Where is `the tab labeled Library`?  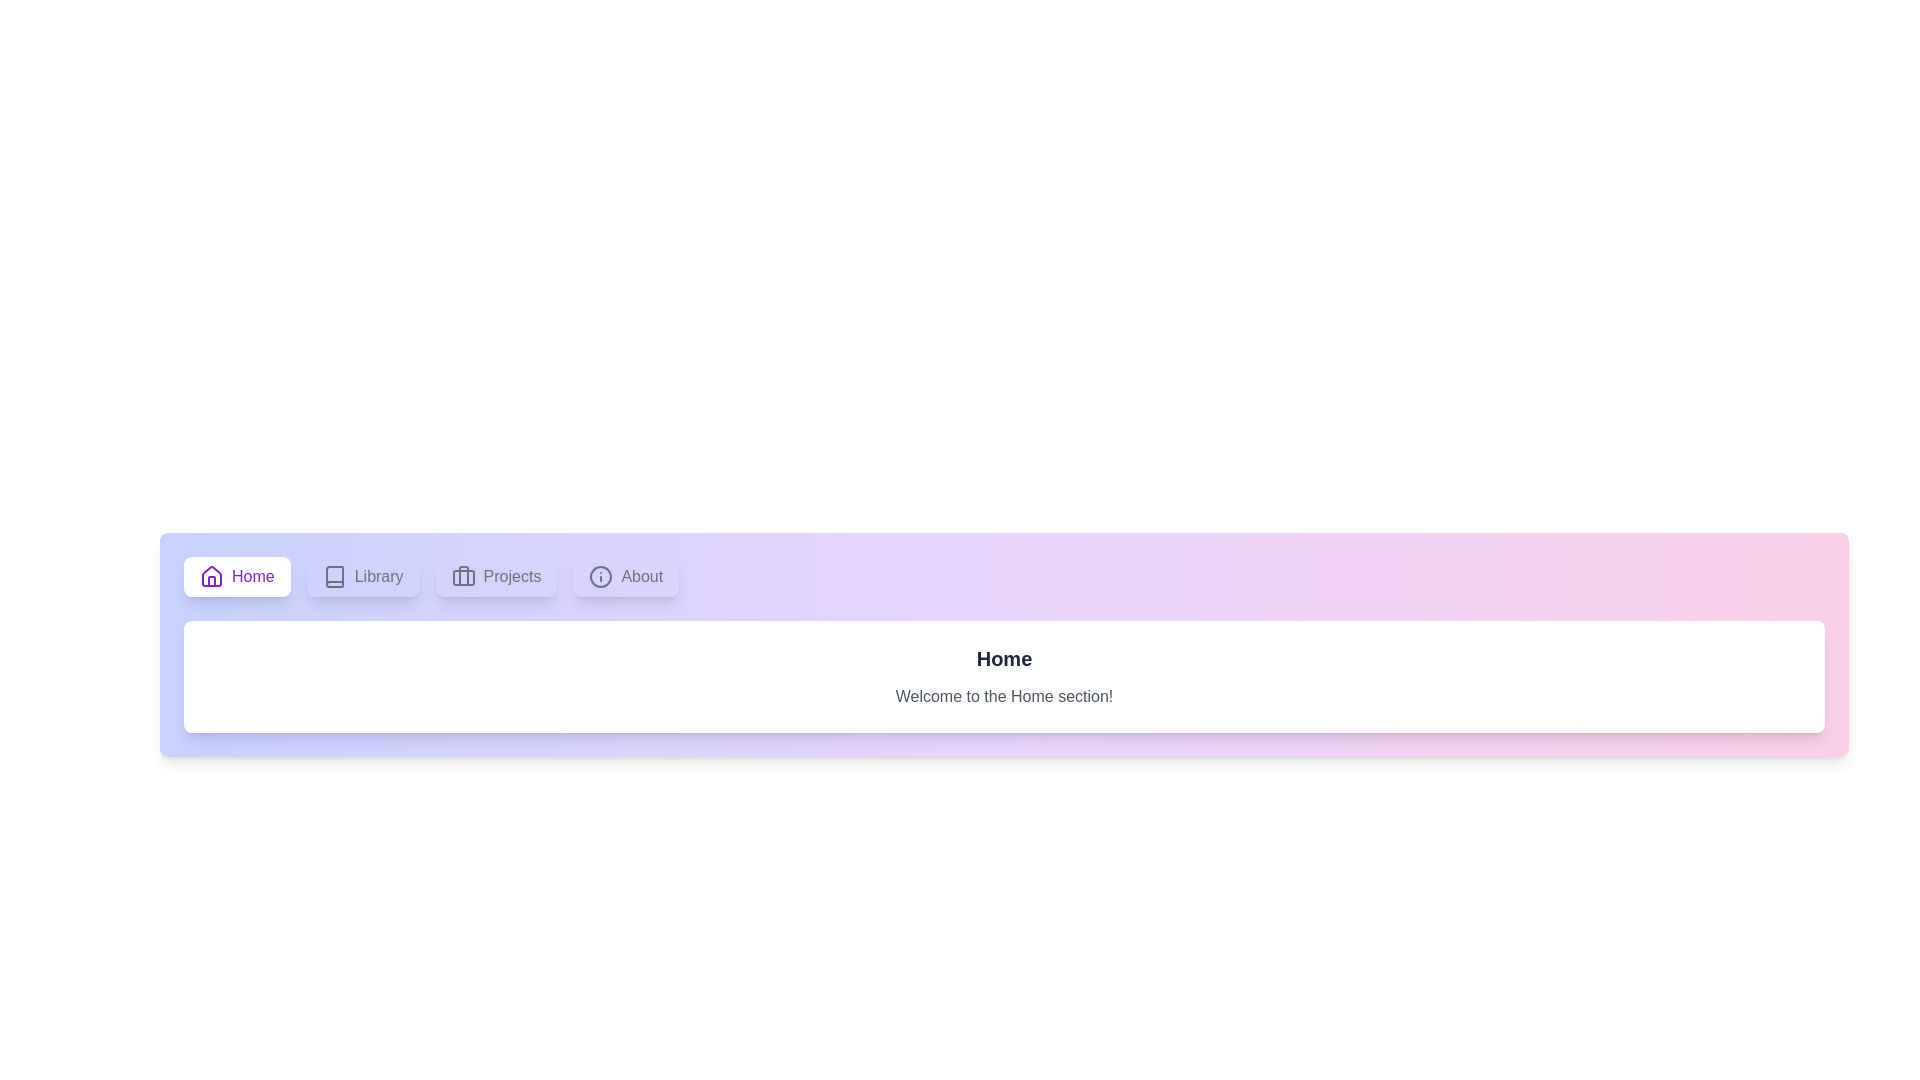 the tab labeled Library is located at coordinates (363, 577).